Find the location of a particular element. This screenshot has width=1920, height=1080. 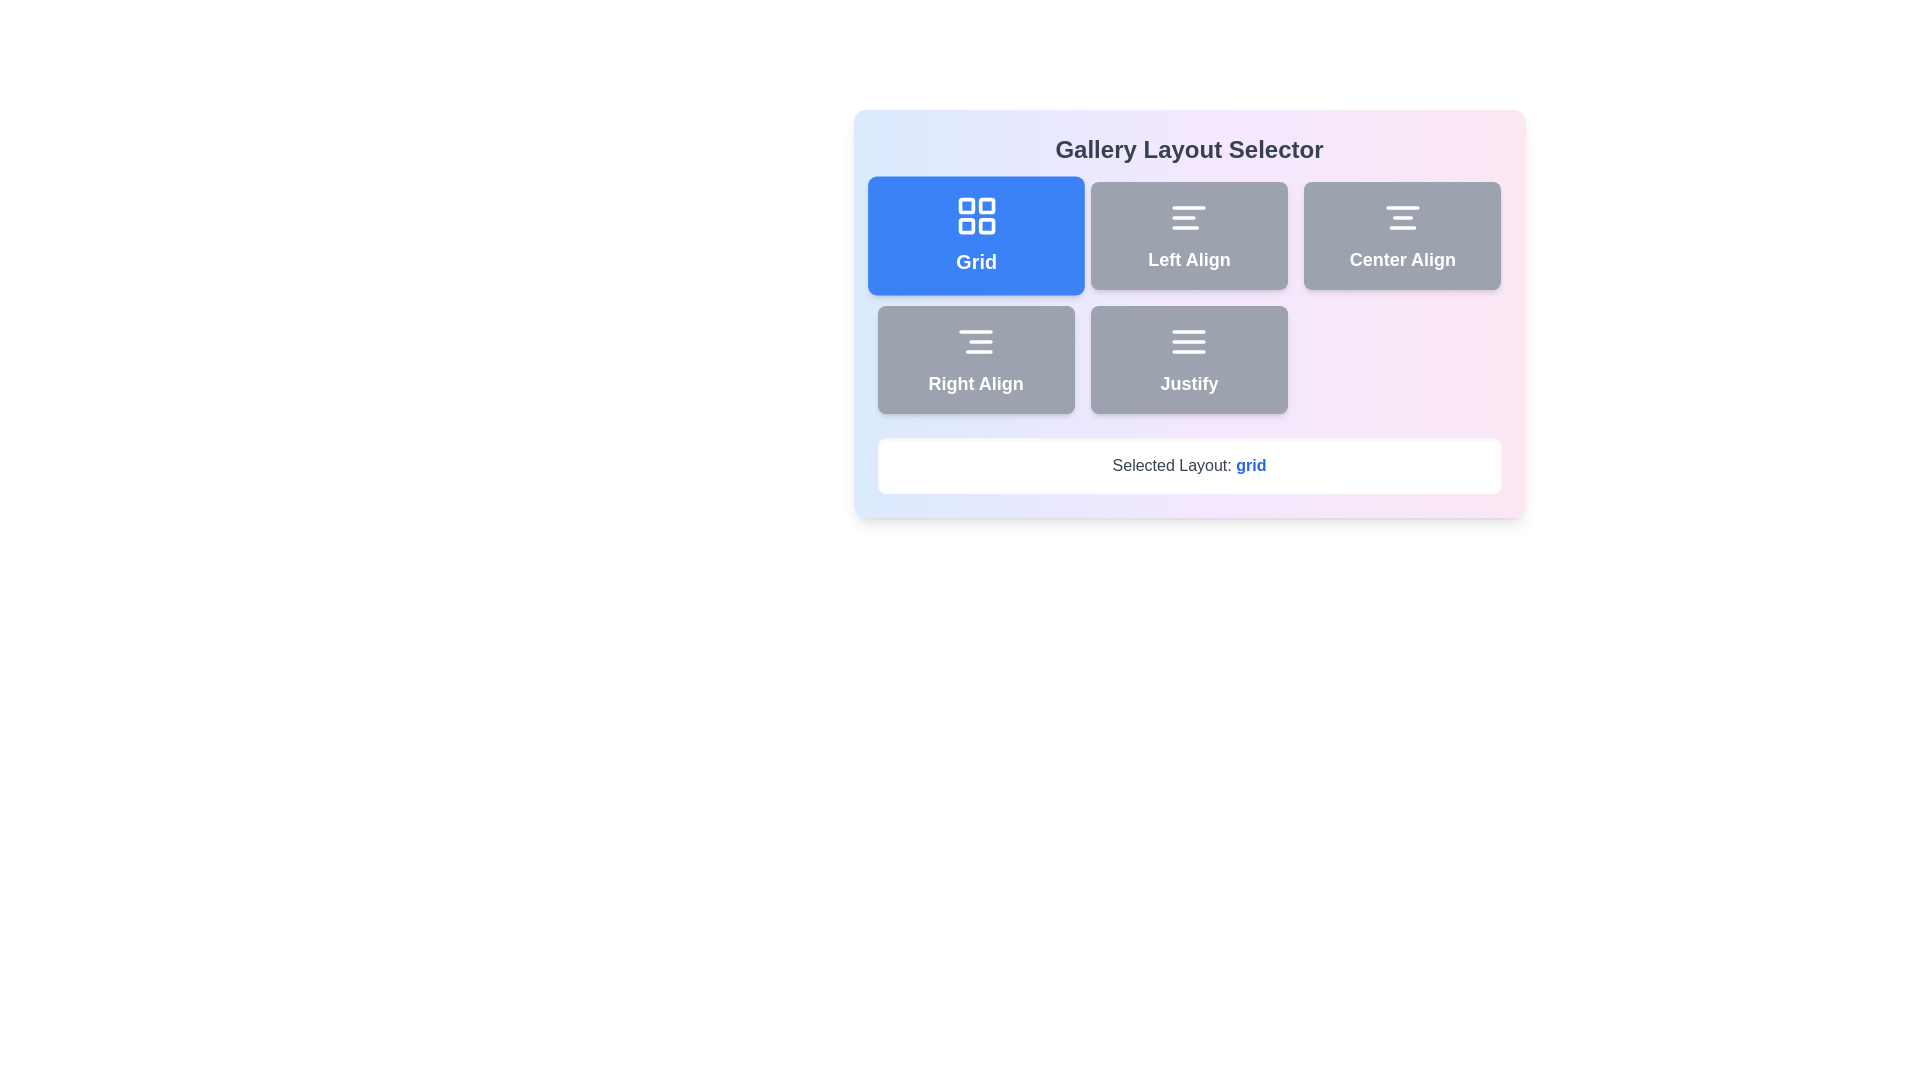

the 'Center Align' button located in the top-right corner of the grid layout is located at coordinates (1401, 234).